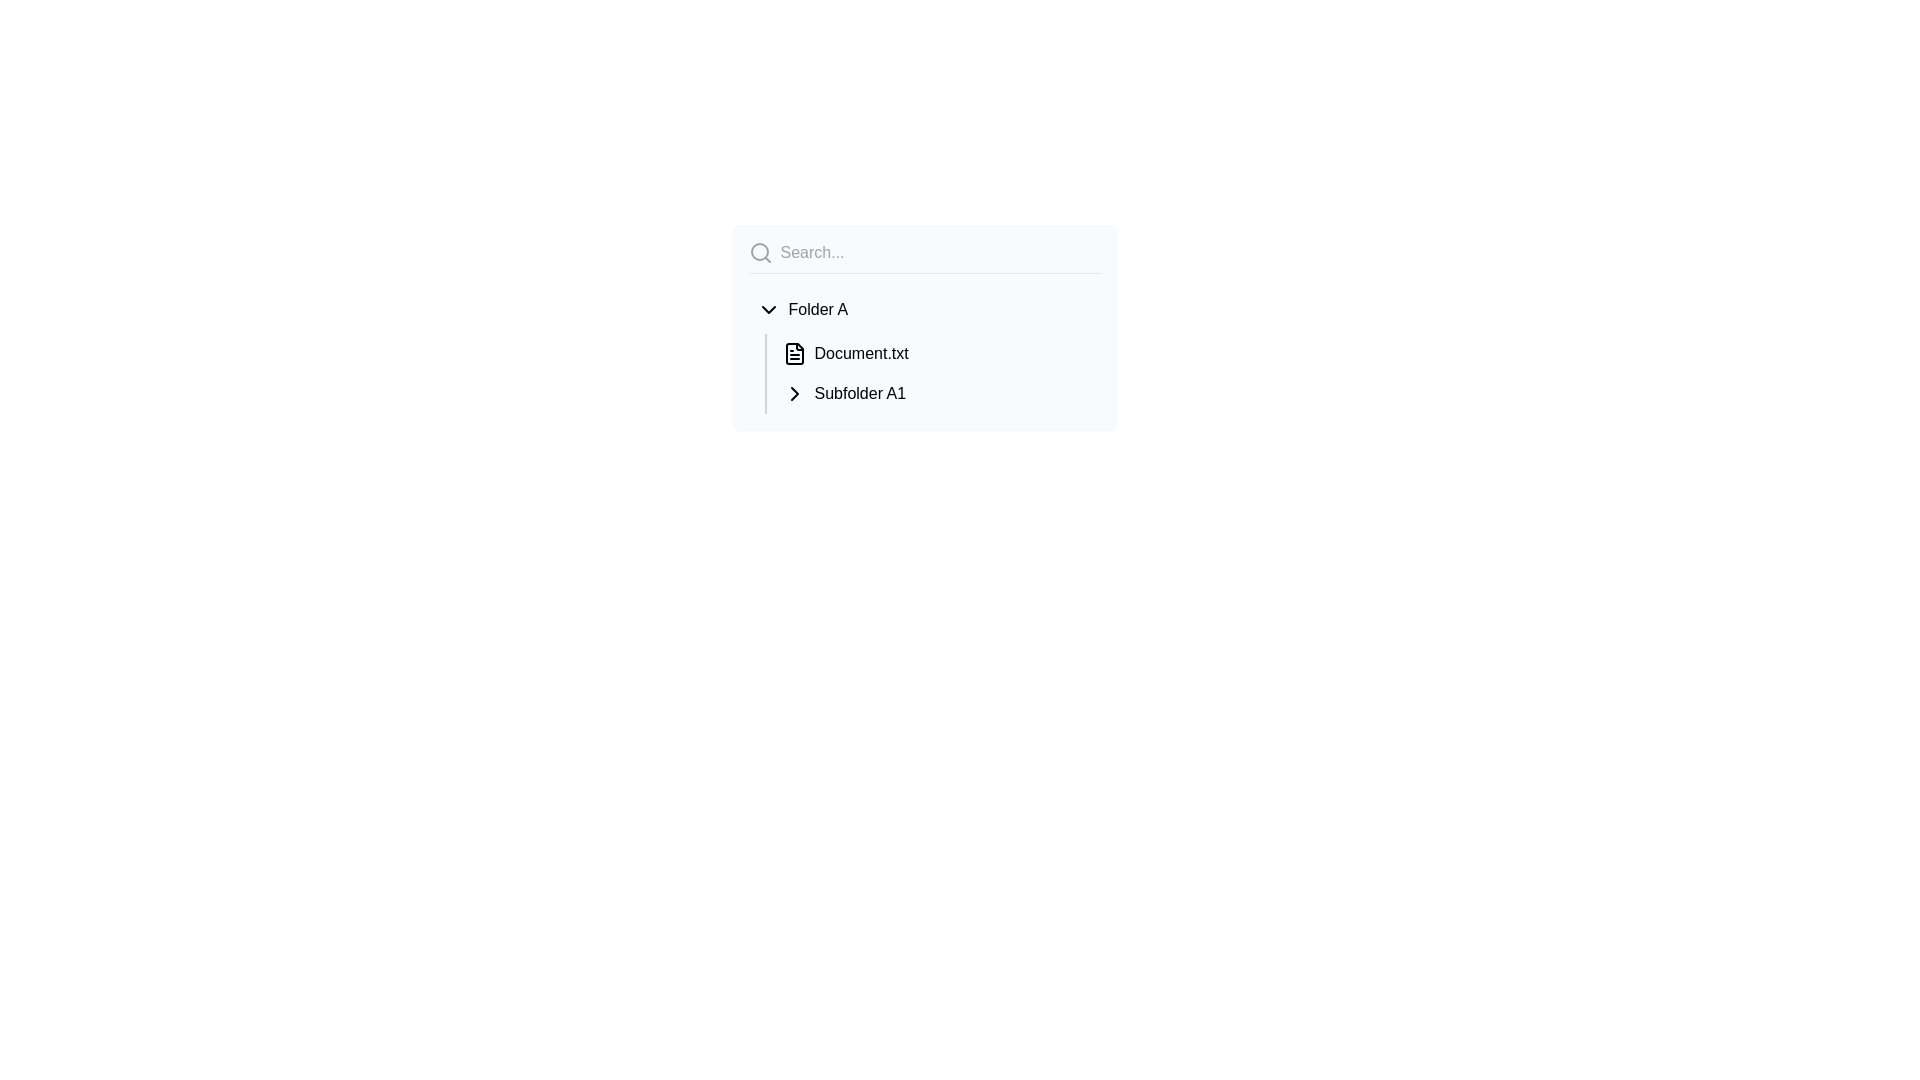  What do you see at coordinates (759, 252) in the screenshot?
I see `the input field adjacent to the magnifying glass icon located at the top-left corner of the main interface's search section` at bounding box center [759, 252].